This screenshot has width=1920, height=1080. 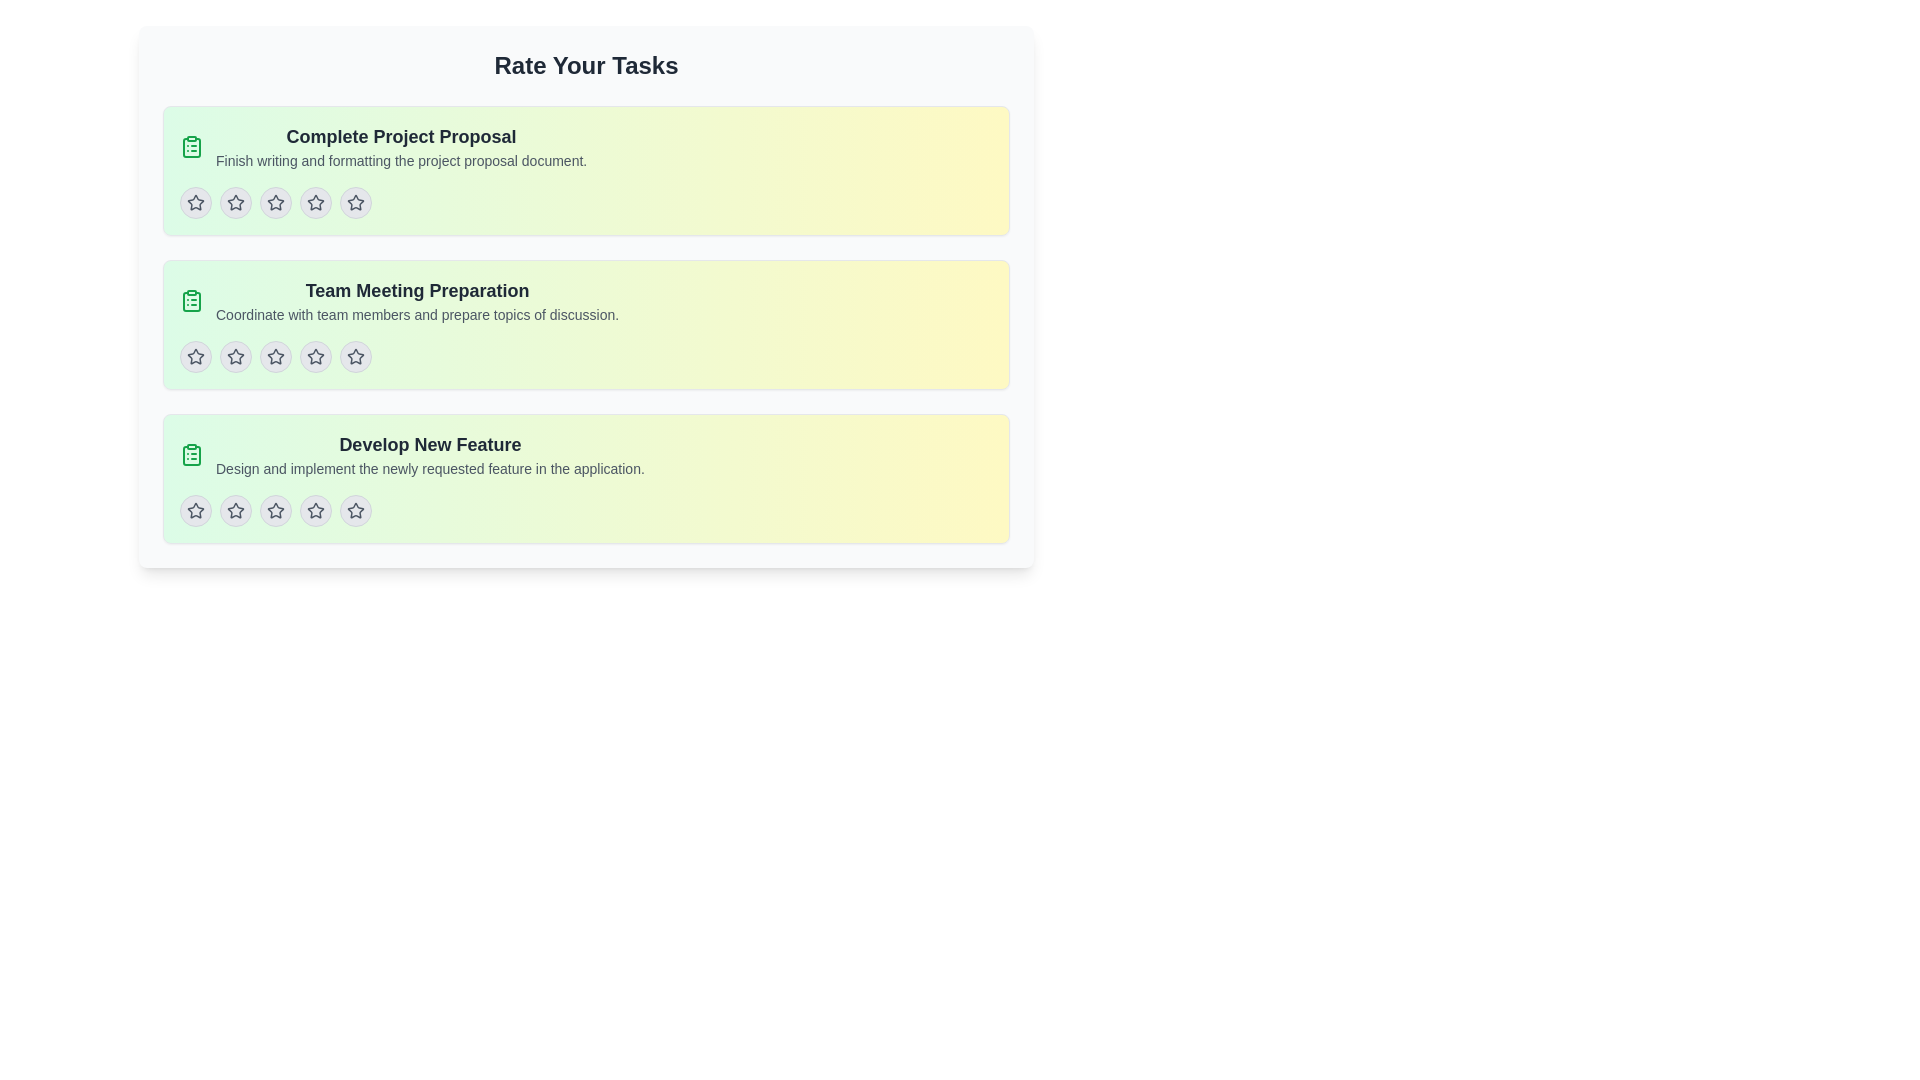 What do you see at coordinates (355, 203) in the screenshot?
I see `the circular button featuring a star icon in the 'Complete Project Proposal' section` at bounding box center [355, 203].